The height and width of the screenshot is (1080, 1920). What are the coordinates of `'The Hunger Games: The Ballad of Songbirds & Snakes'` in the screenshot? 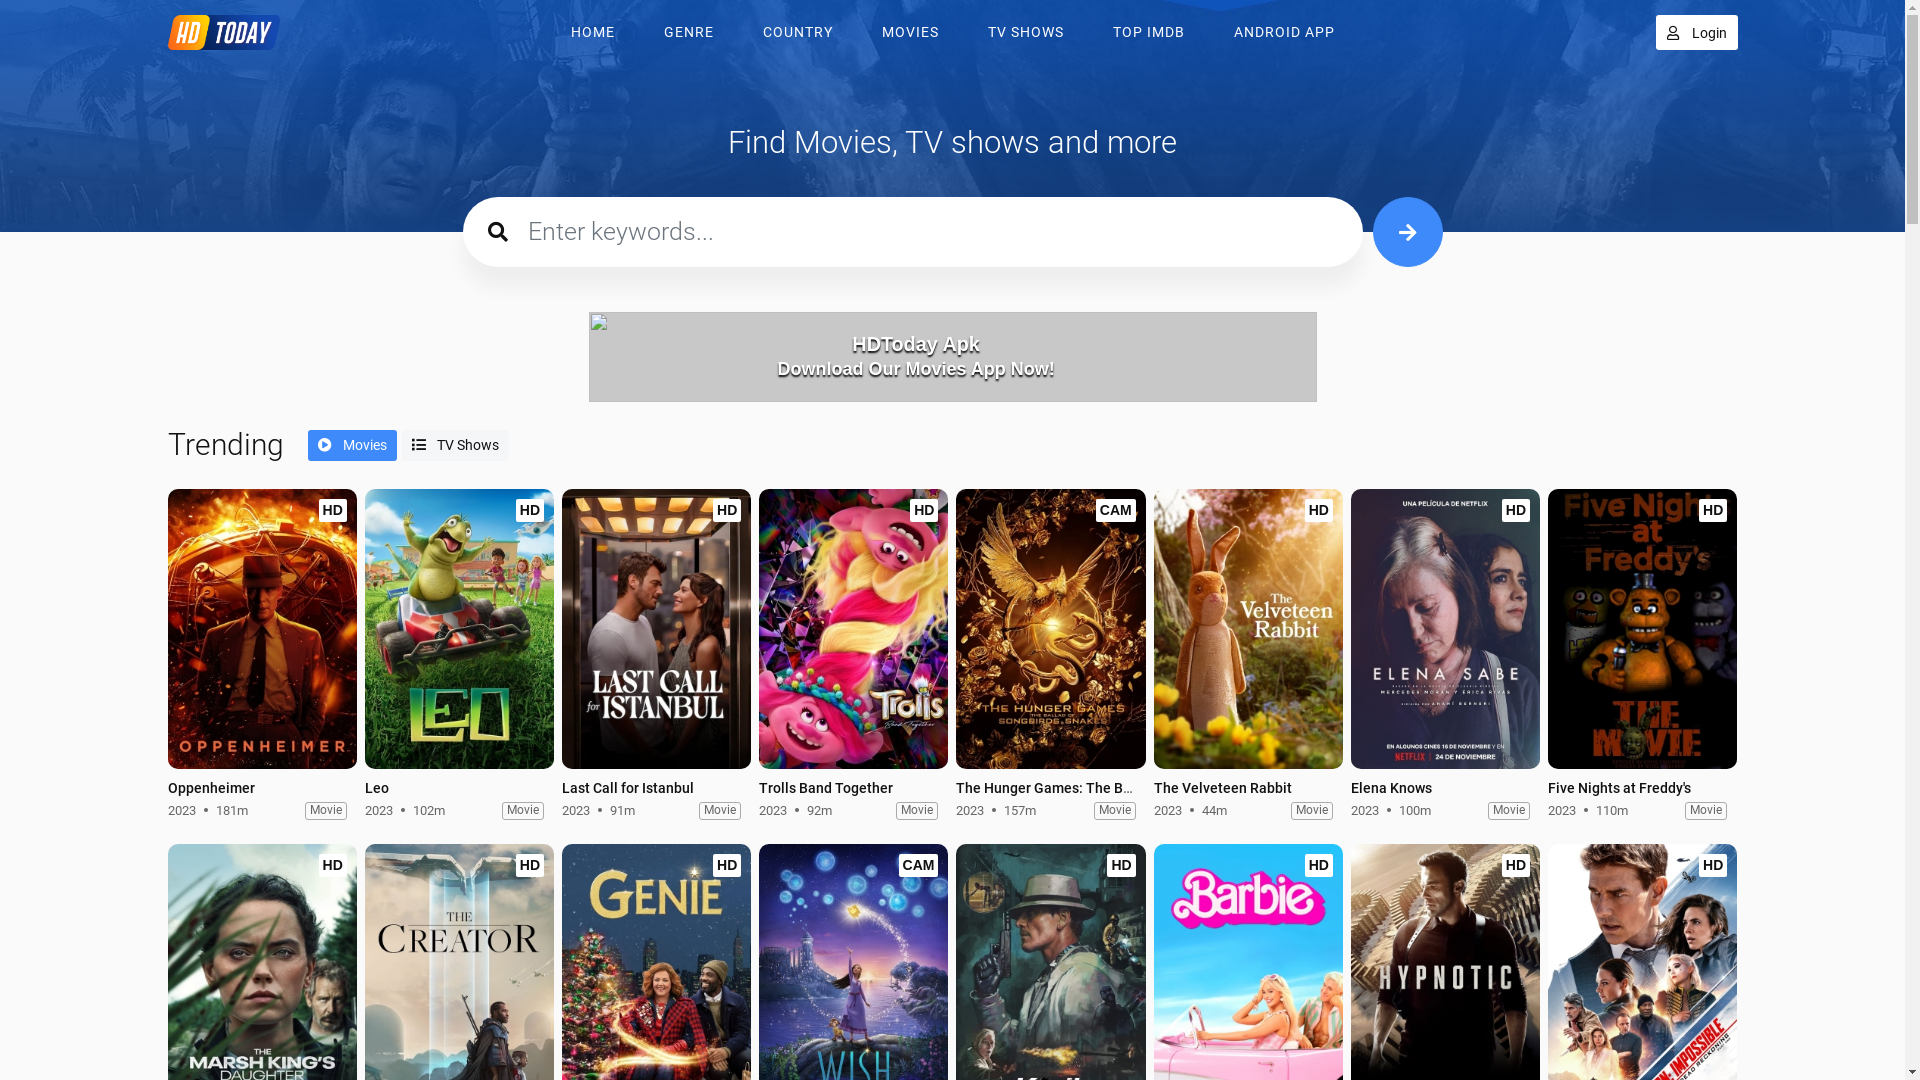 It's located at (1049, 627).